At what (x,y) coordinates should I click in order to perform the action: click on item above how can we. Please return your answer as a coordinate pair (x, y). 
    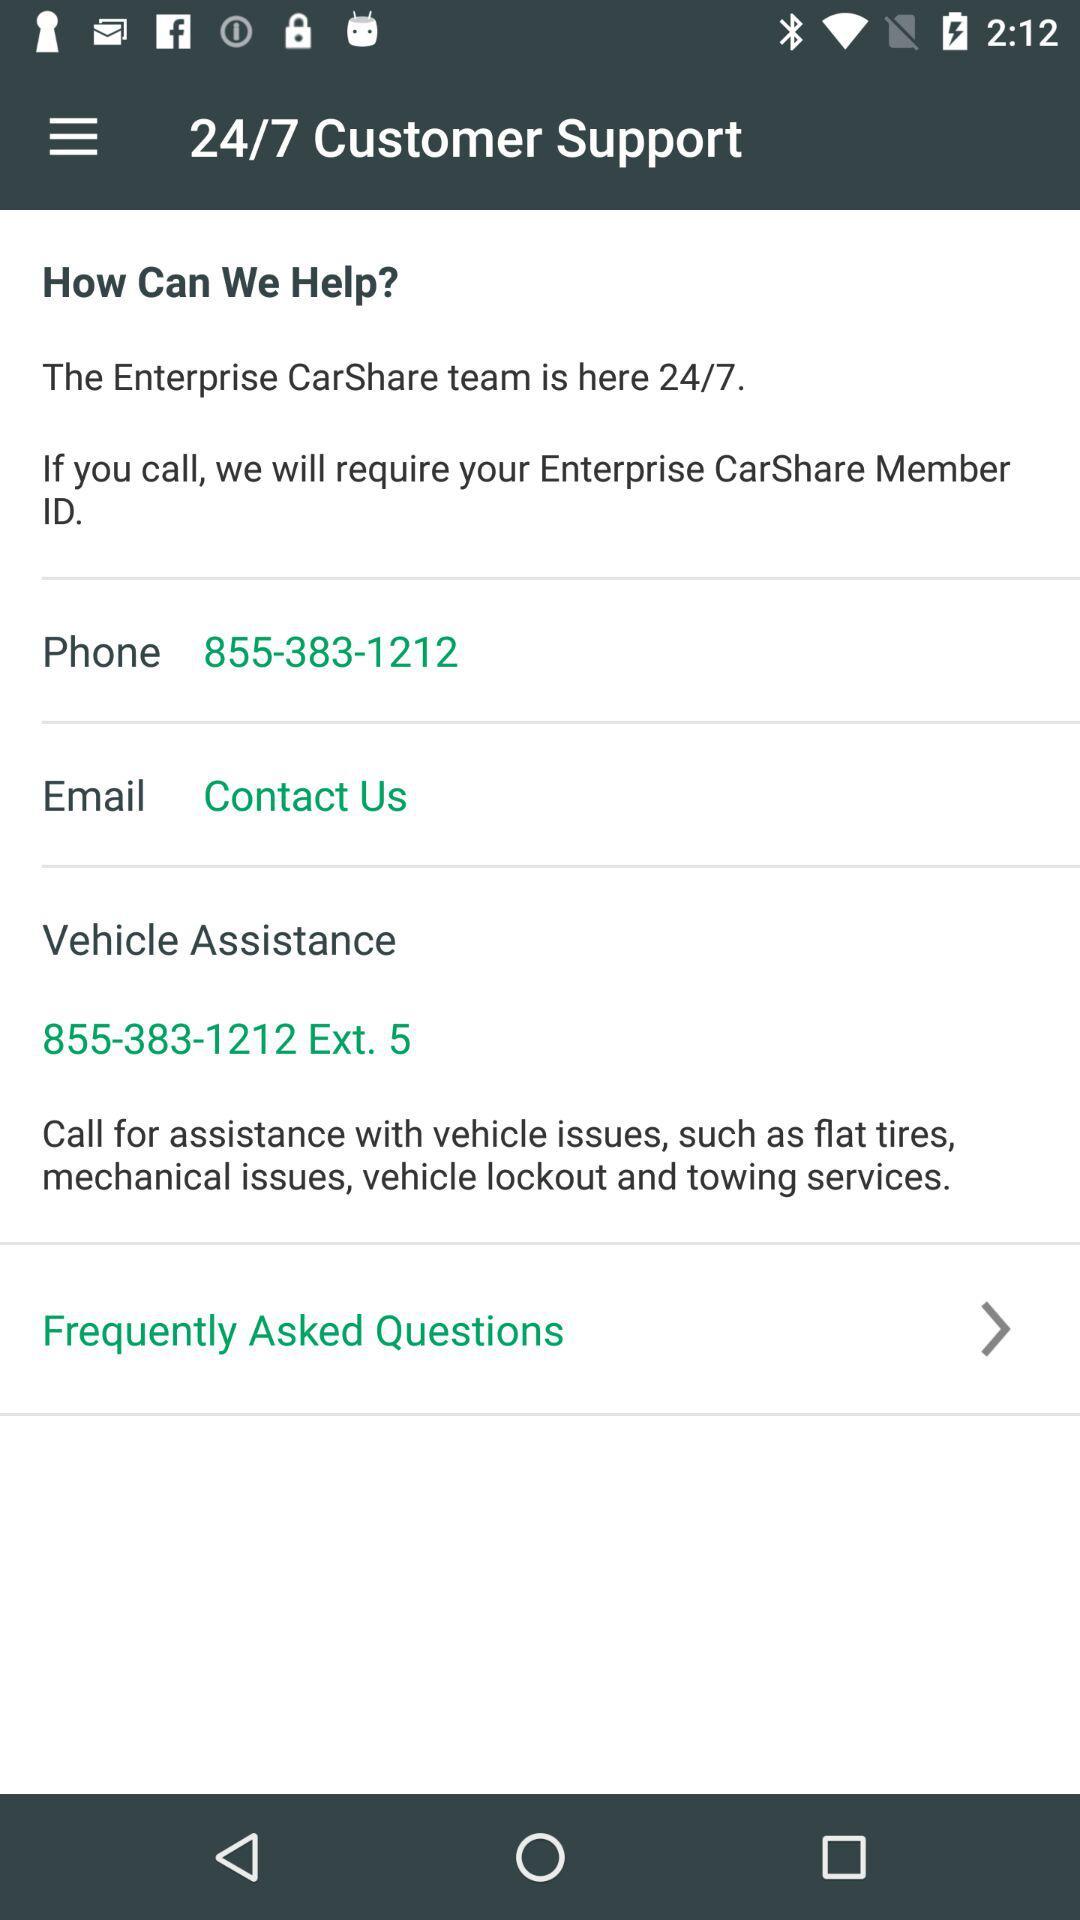
    Looking at the image, I should click on (72, 135).